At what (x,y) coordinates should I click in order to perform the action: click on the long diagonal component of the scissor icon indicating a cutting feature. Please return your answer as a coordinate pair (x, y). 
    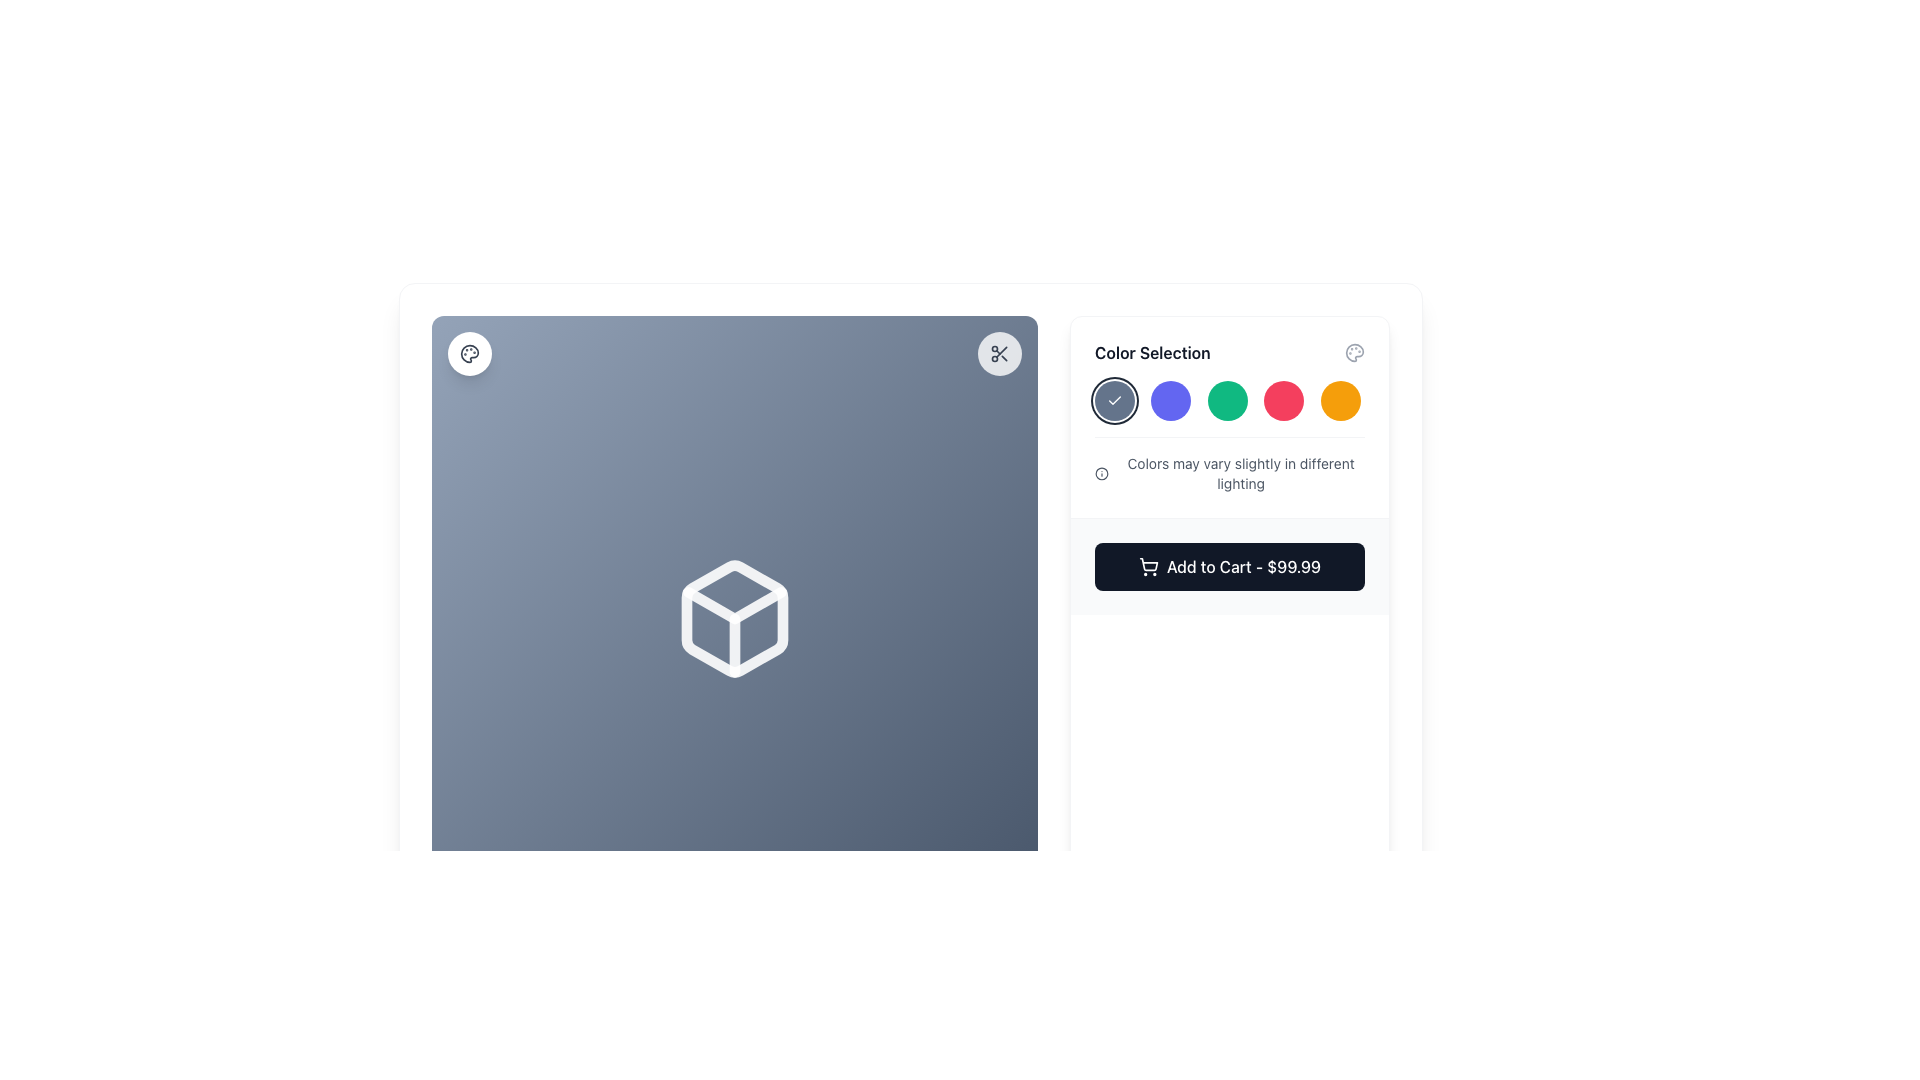
    Looking at the image, I should click on (1001, 351).